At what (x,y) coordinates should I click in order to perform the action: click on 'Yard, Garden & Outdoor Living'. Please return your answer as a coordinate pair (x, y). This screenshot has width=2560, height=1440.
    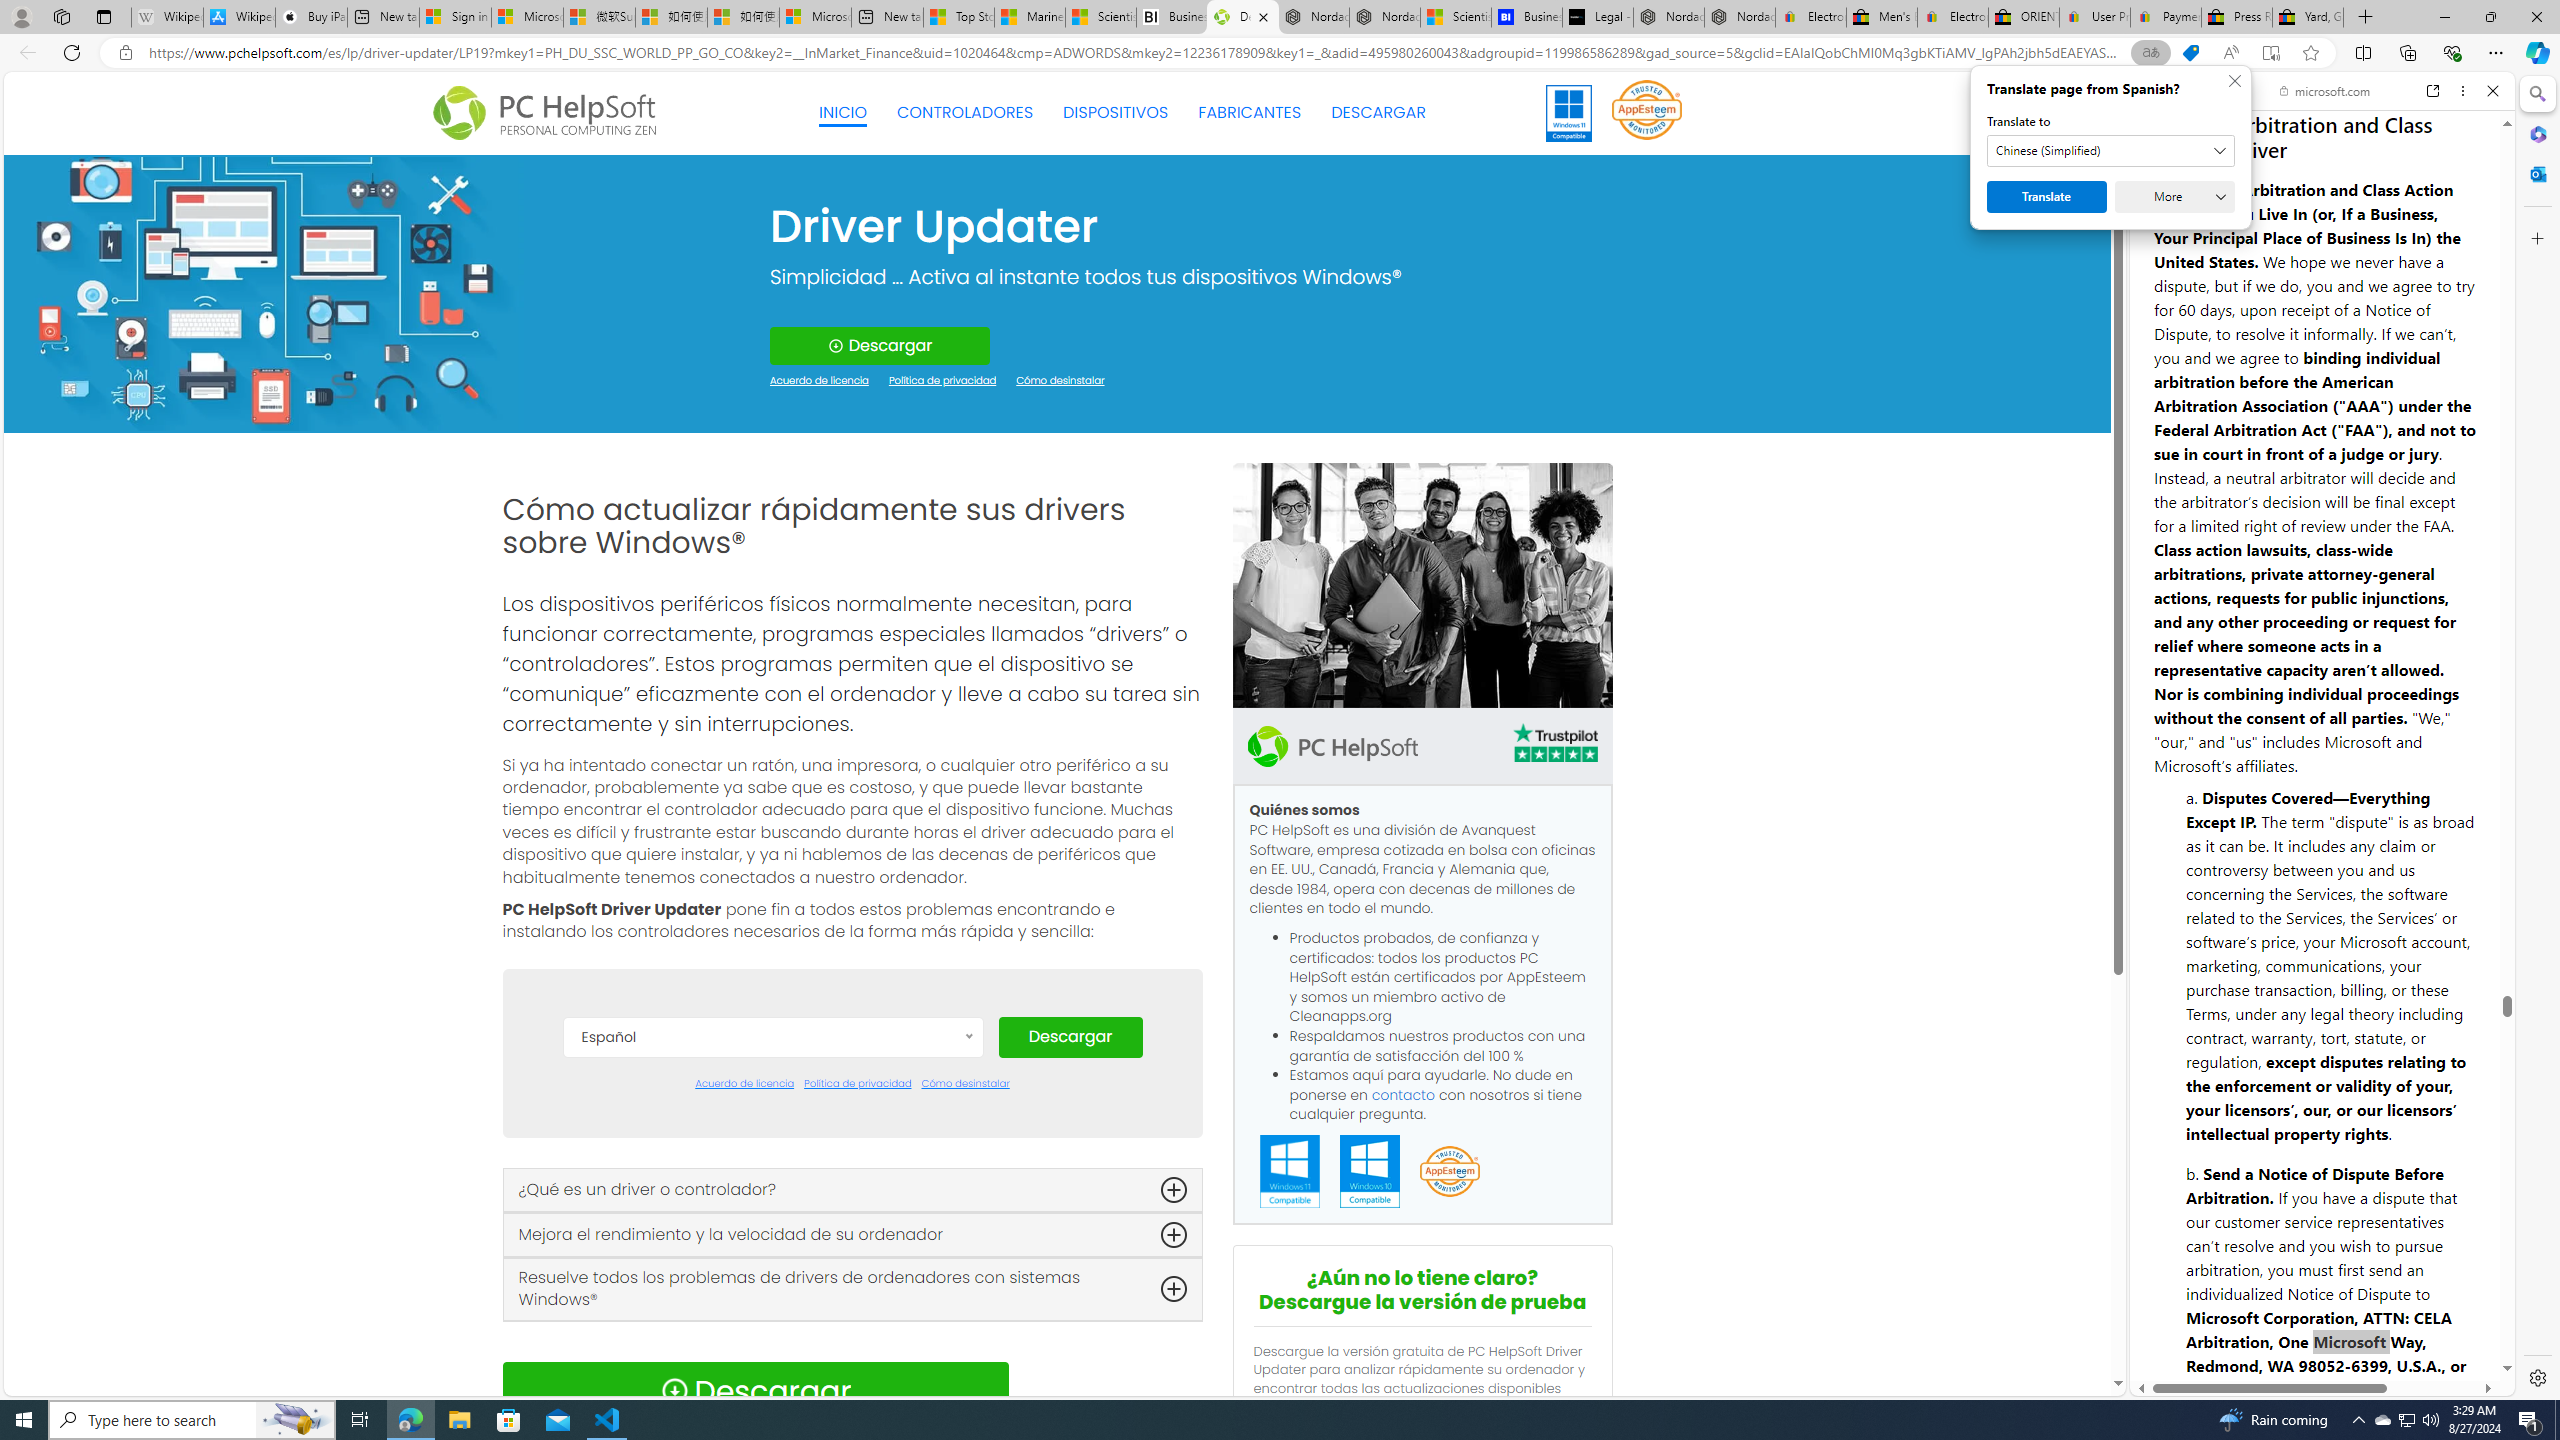
    Looking at the image, I should click on (2307, 16).